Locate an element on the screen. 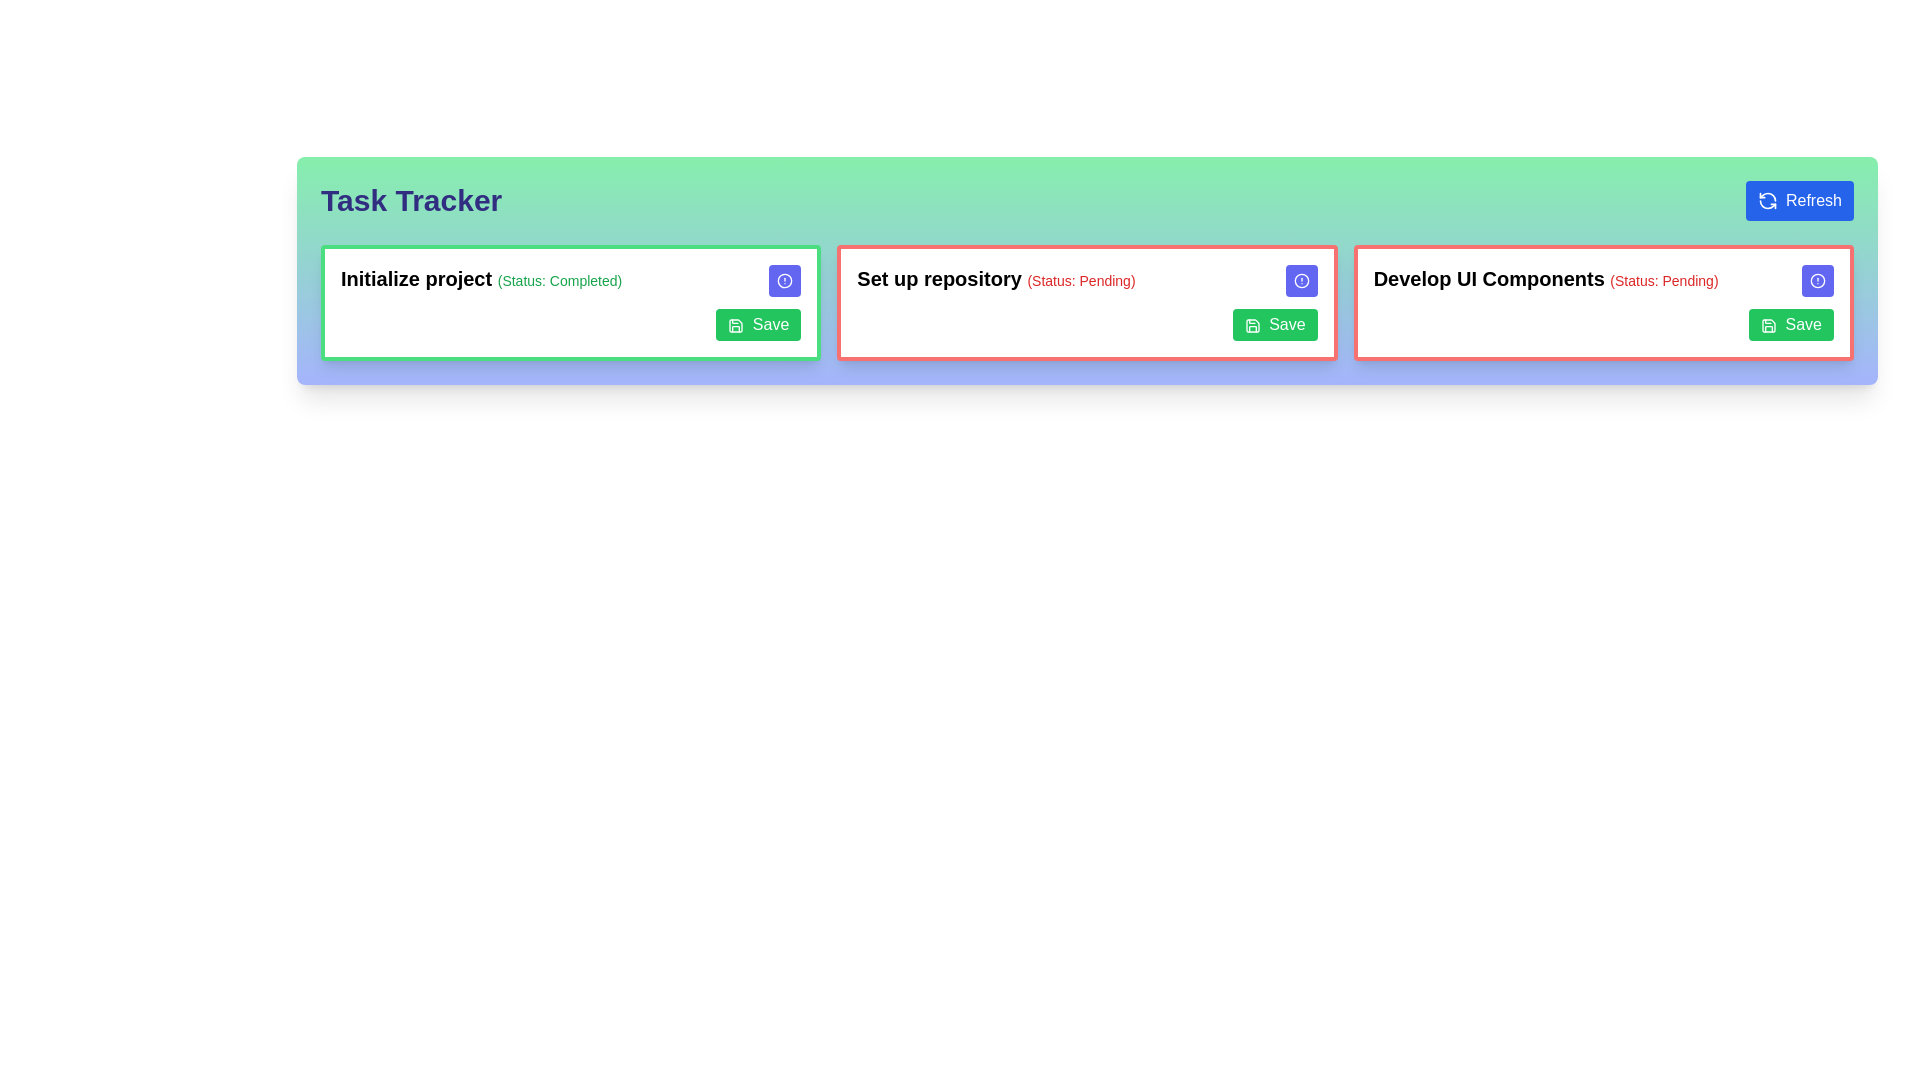 The height and width of the screenshot is (1080, 1920). the status indicator icon within the 'Set up repository' task card, which signifies an issue or requirement for attention is located at coordinates (1301, 281).